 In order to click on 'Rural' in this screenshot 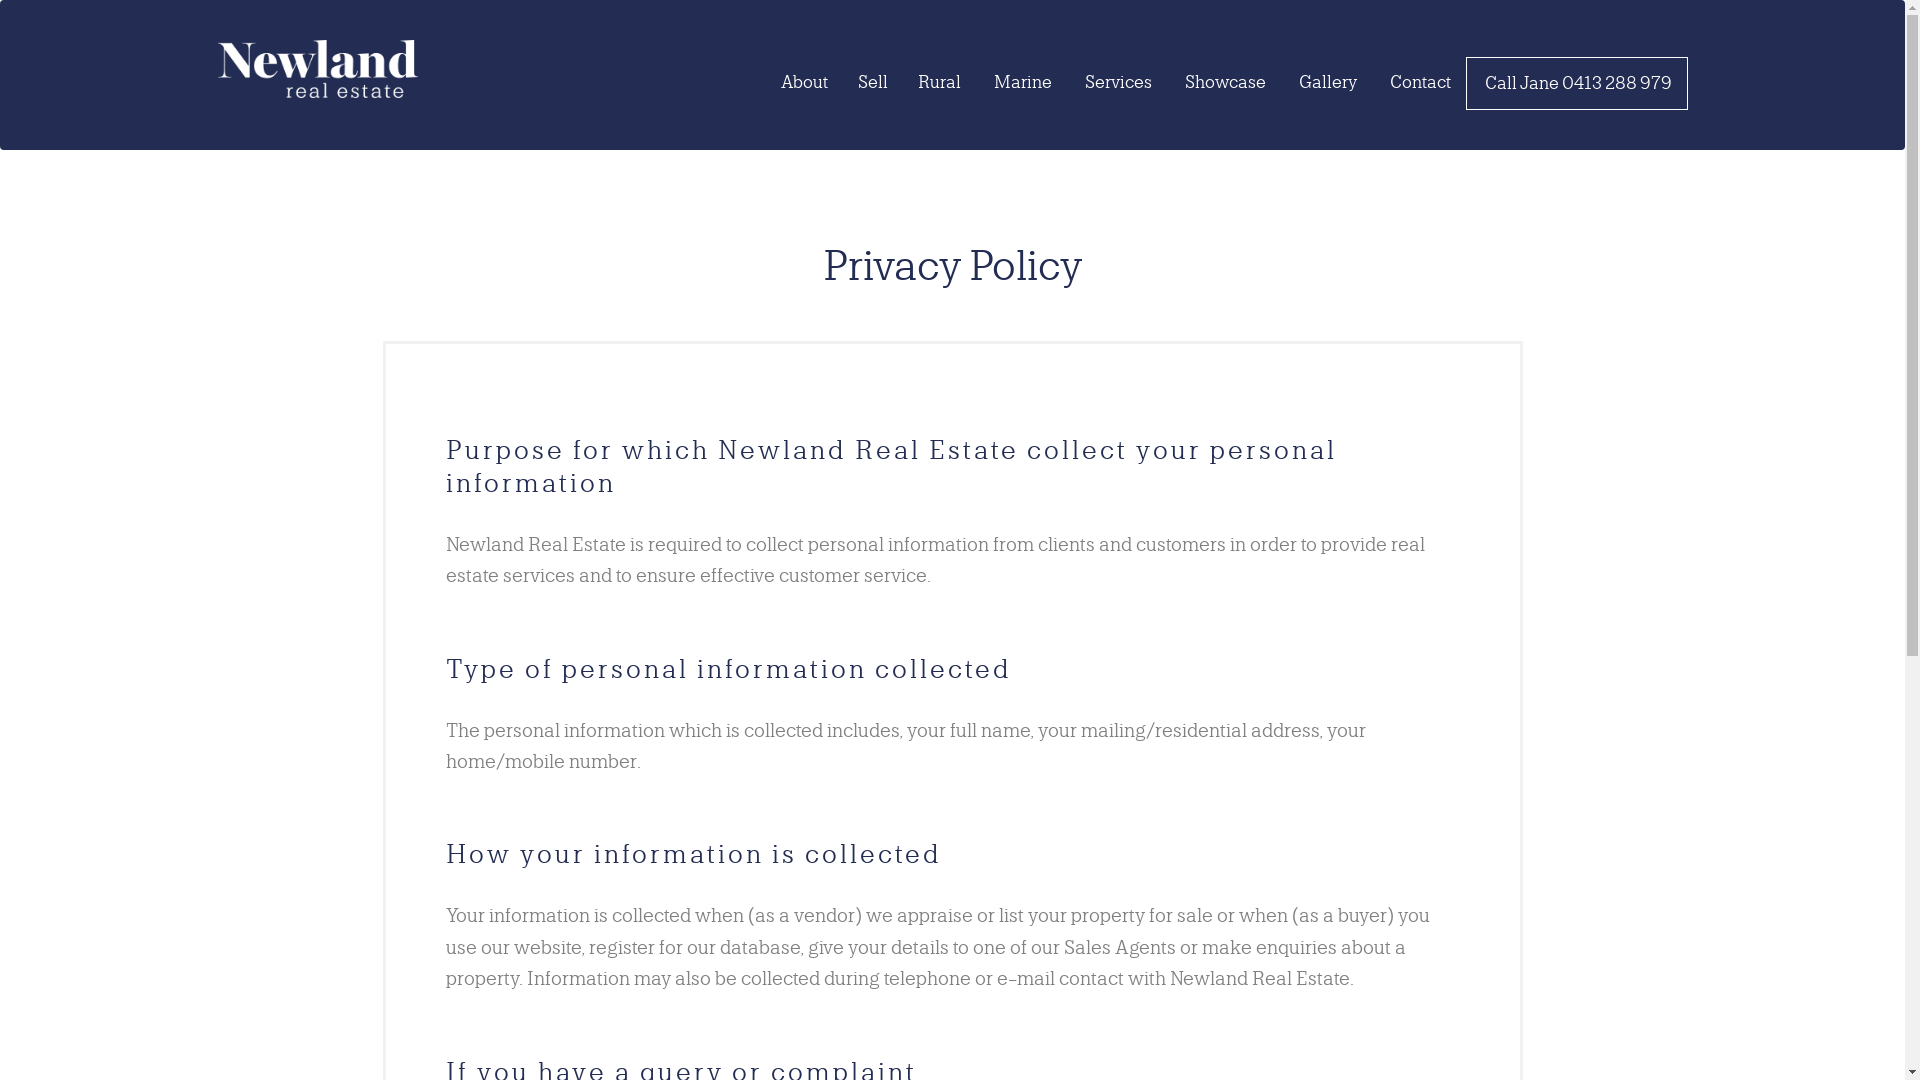, I will do `click(937, 80)`.